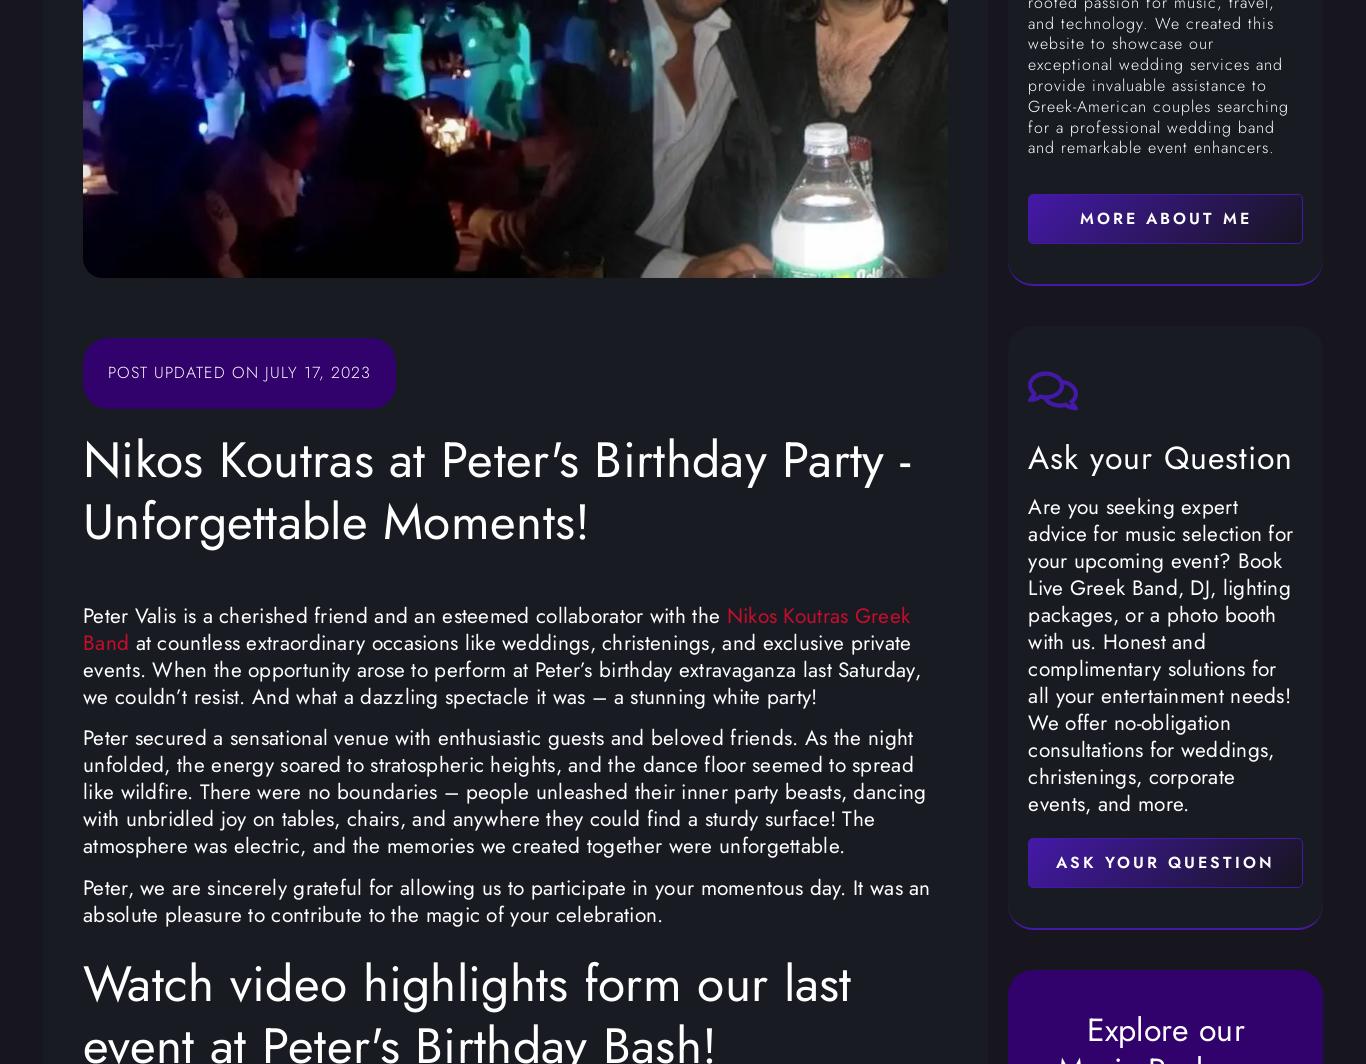 This screenshot has height=1064, width=1366. Describe the element at coordinates (83, 792) in the screenshot. I see `'Peter secured a sensational venue with enthusiastic guests and beloved friends. As the night unfolded, the energy soared to stratospheric heights, and the dance floor seemed to spread like wildfire. There were no boundaries – people unleashed their inner party beasts, dancing with unbridled joy on tables, chairs, and anywhere they could find a sturdy surface! The atmosphere was electric, and the memories we created together were unforgettable.'` at that location.